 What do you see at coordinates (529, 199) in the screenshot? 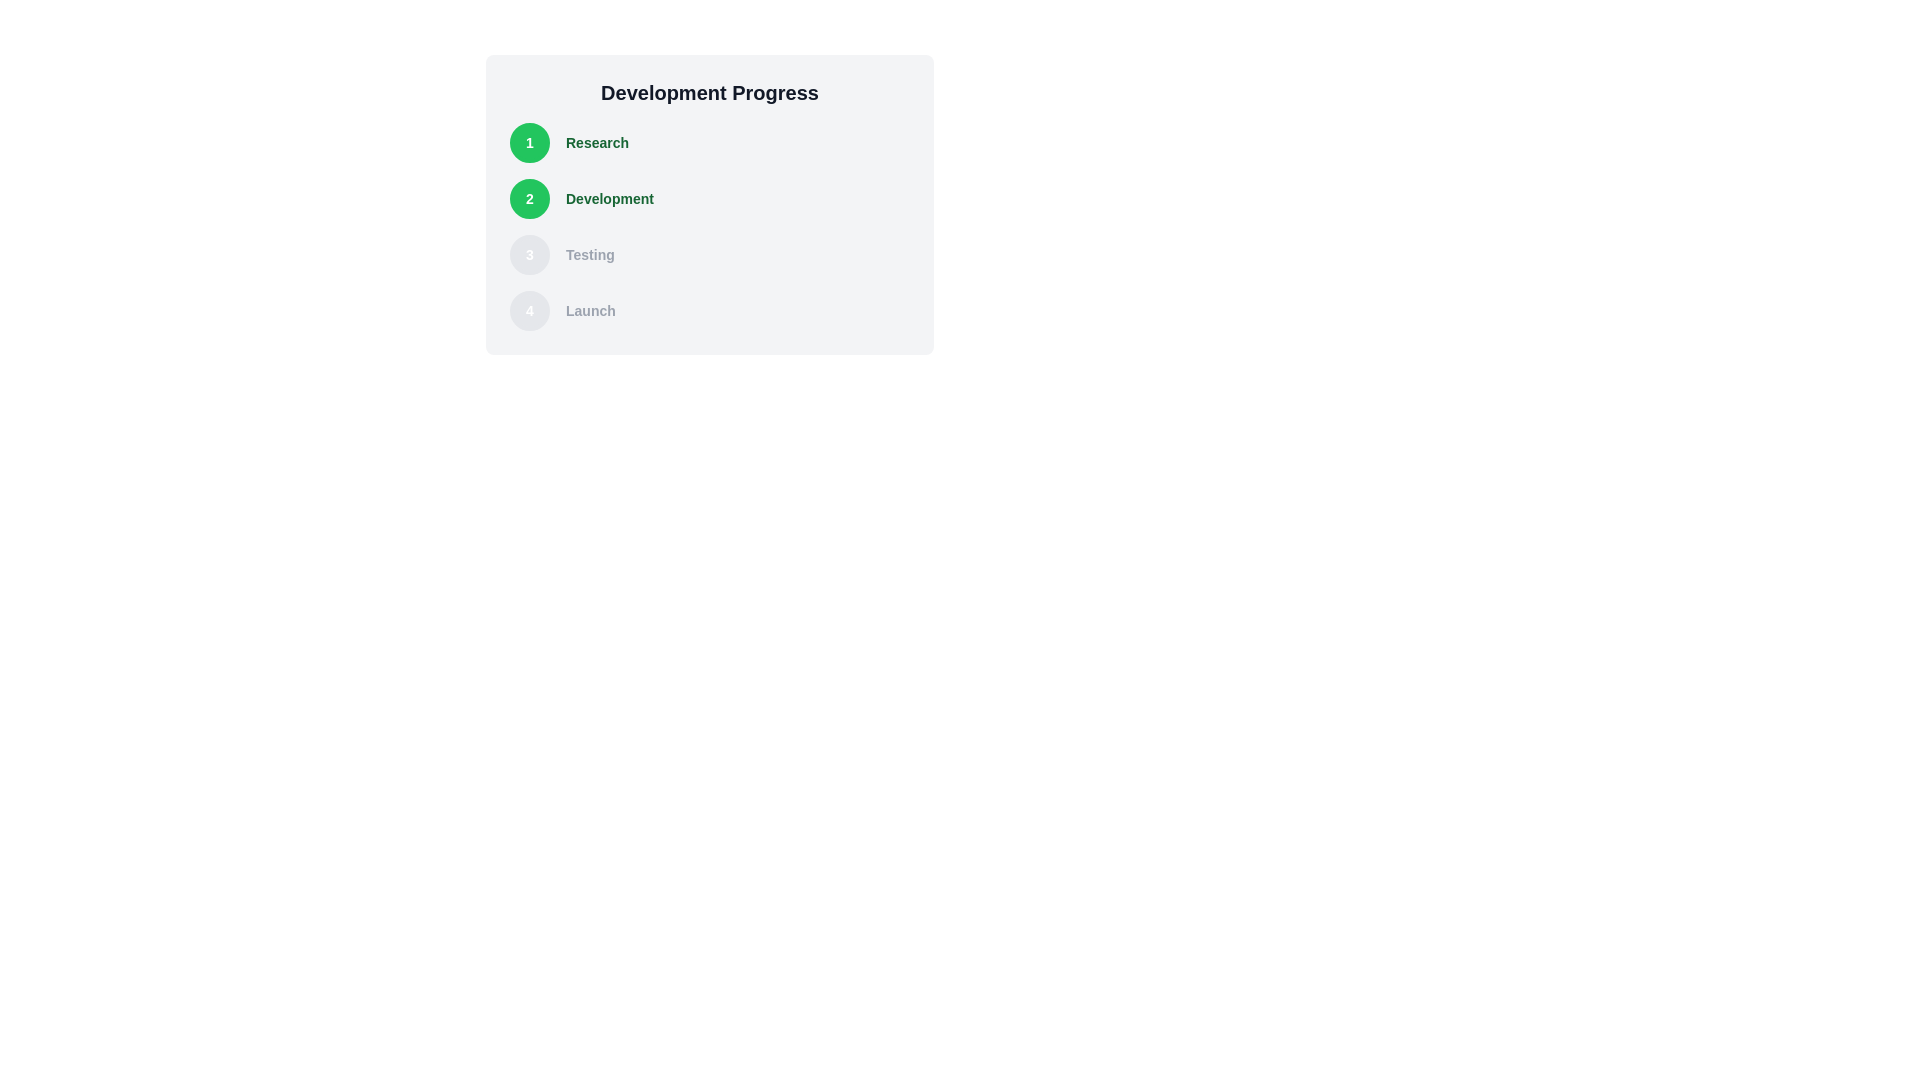
I see `the circular interactive element with a green background and the numeral '2'` at bounding box center [529, 199].